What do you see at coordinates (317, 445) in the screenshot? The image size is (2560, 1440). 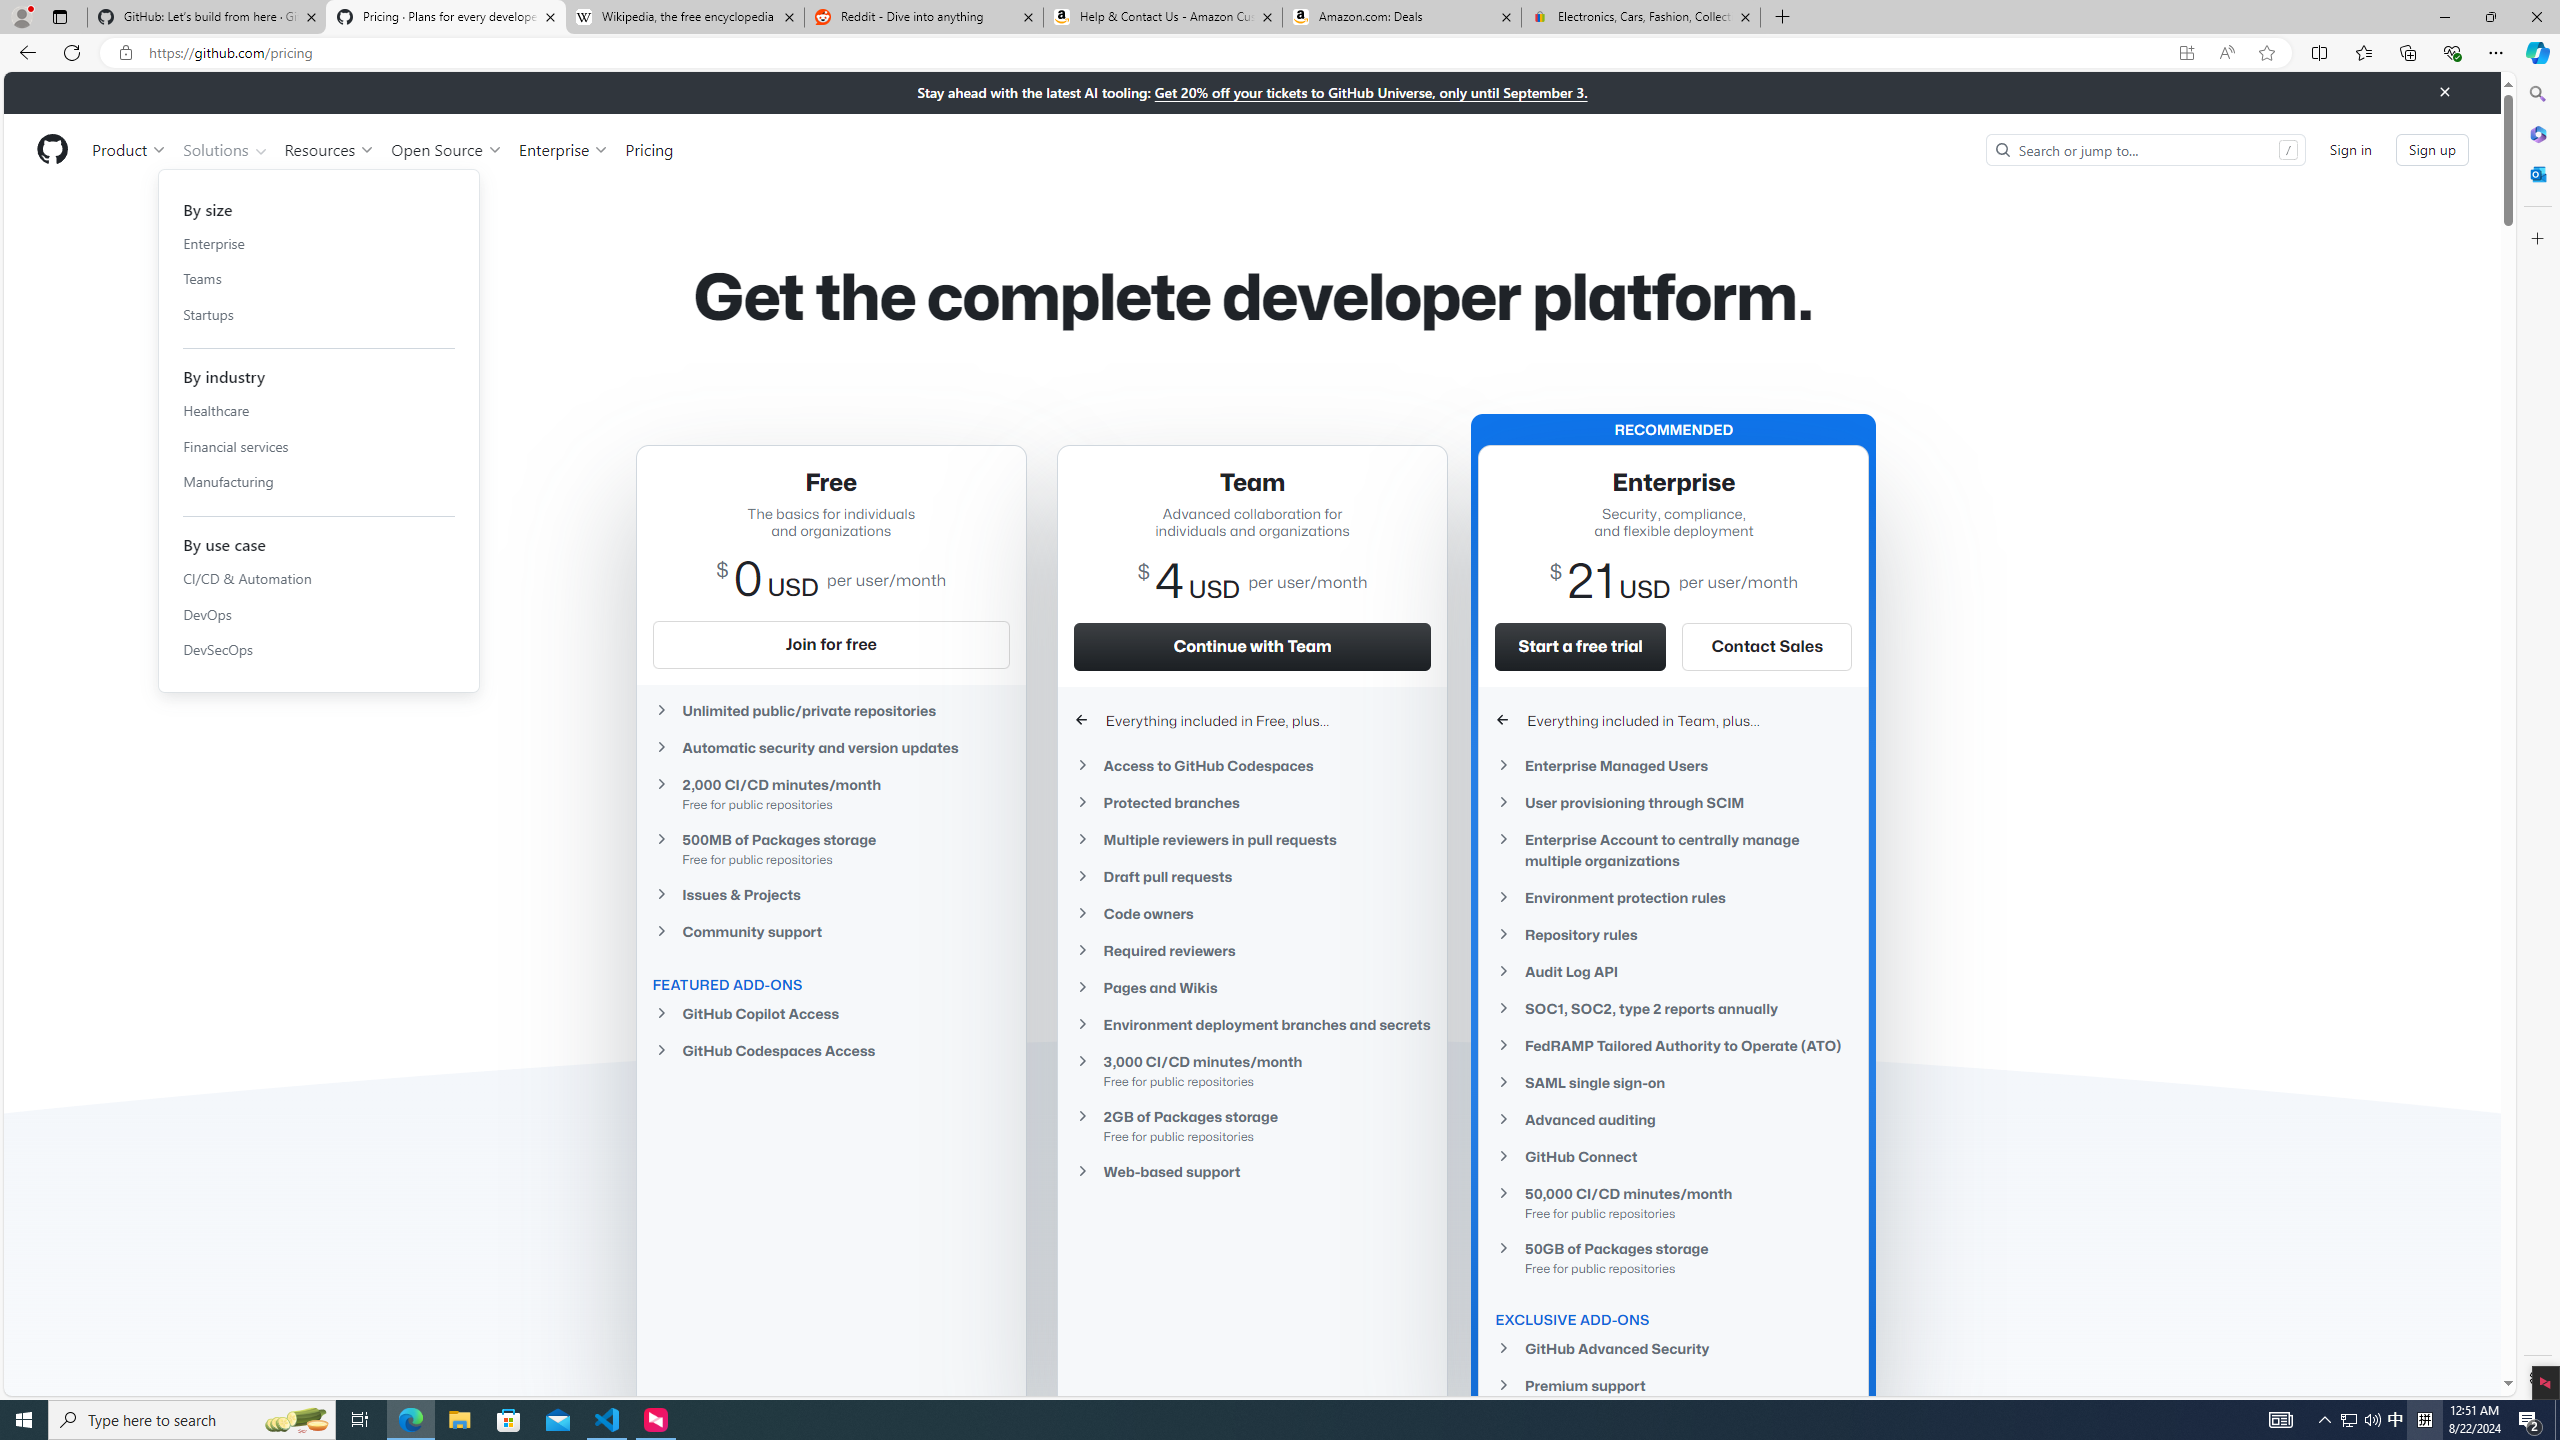 I see `'Financial services'` at bounding box center [317, 445].